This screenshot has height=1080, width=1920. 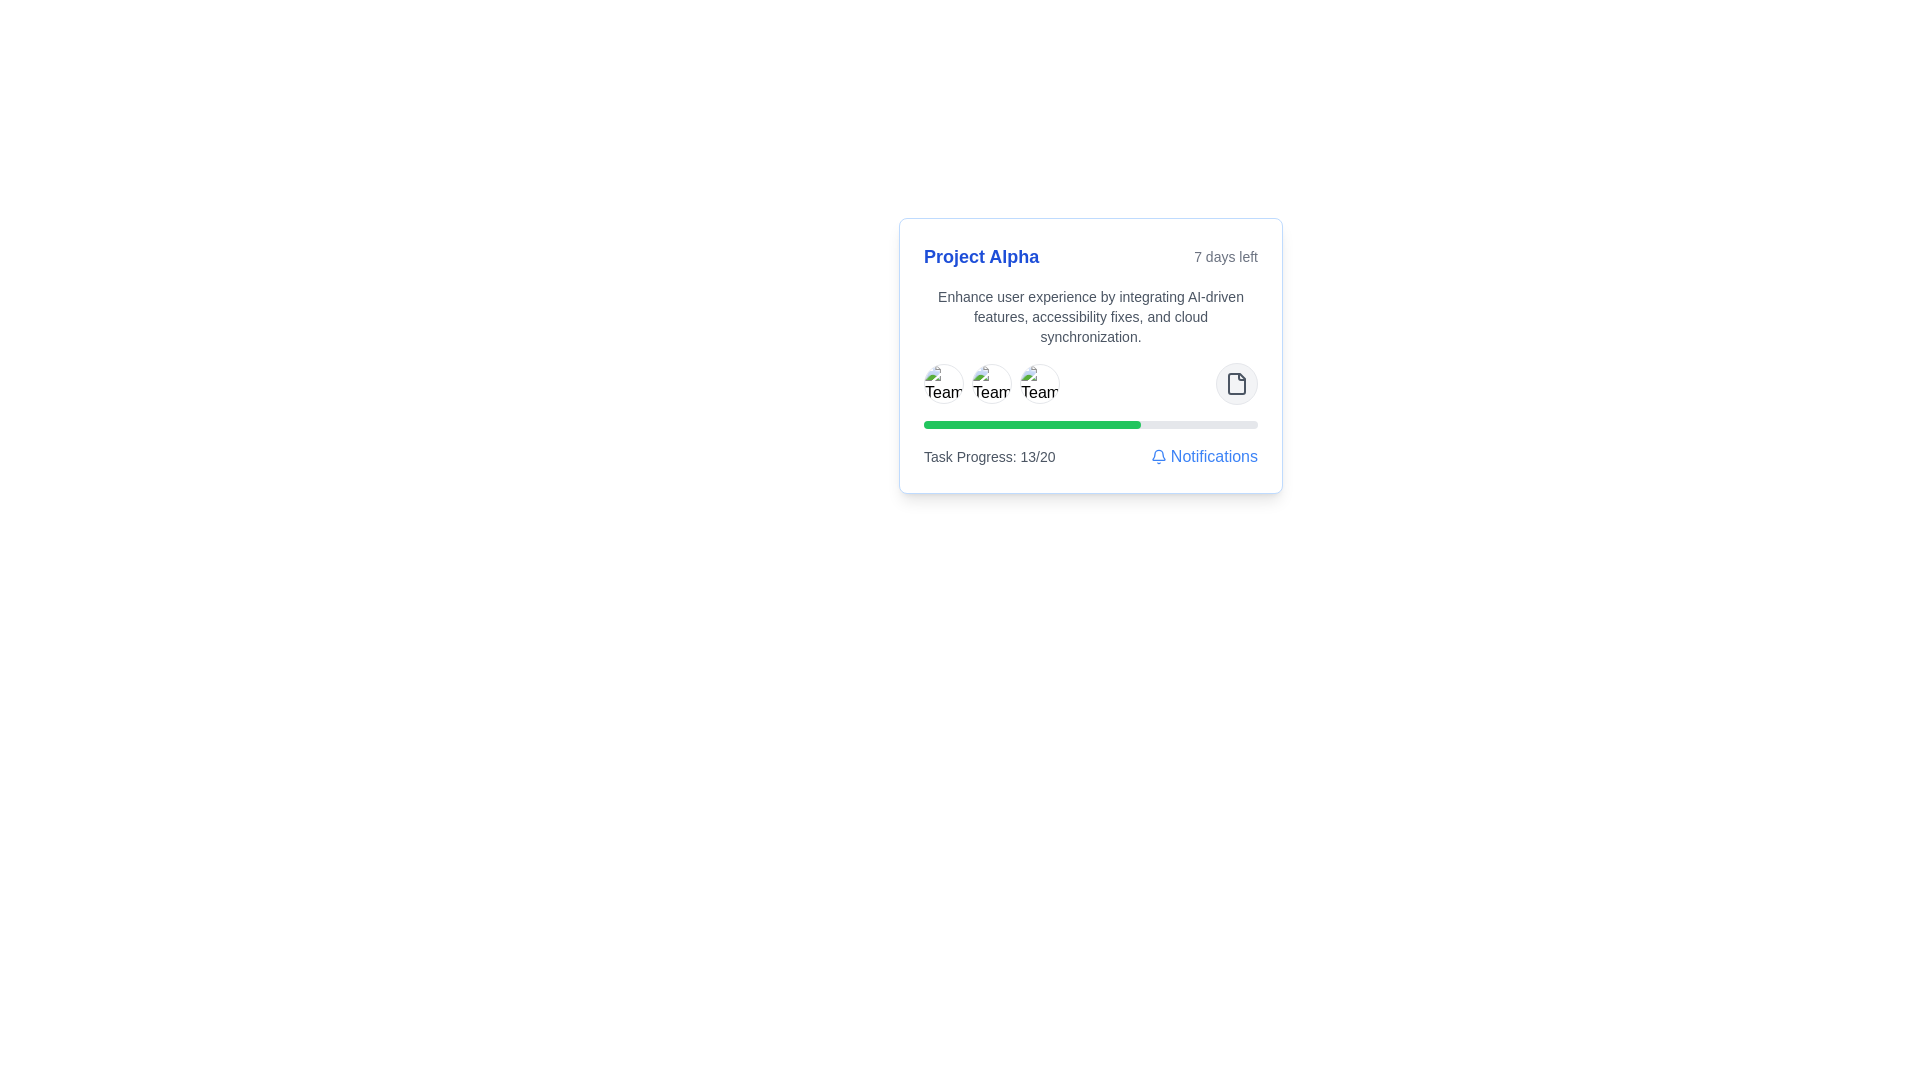 What do you see at coordinates (1089, 423) in the screenshot?
I see `the horizontal progress bar with a light gray background and green overlay indicating progress, located above the text 'Task Progress: 13/20' within a card layout` at bounding box center [1089, 423].